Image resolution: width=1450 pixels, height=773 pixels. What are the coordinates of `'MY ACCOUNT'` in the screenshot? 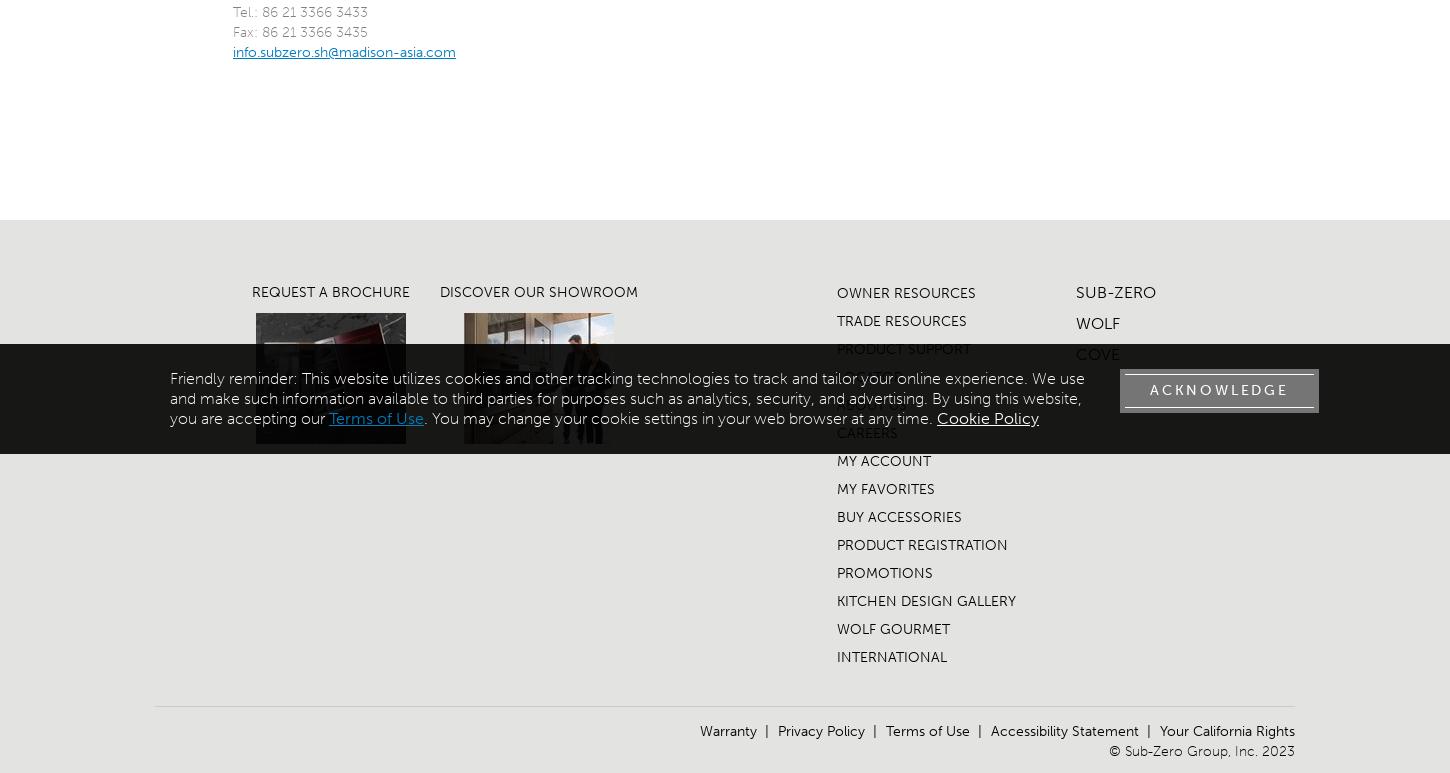 It's located at (883, 460).